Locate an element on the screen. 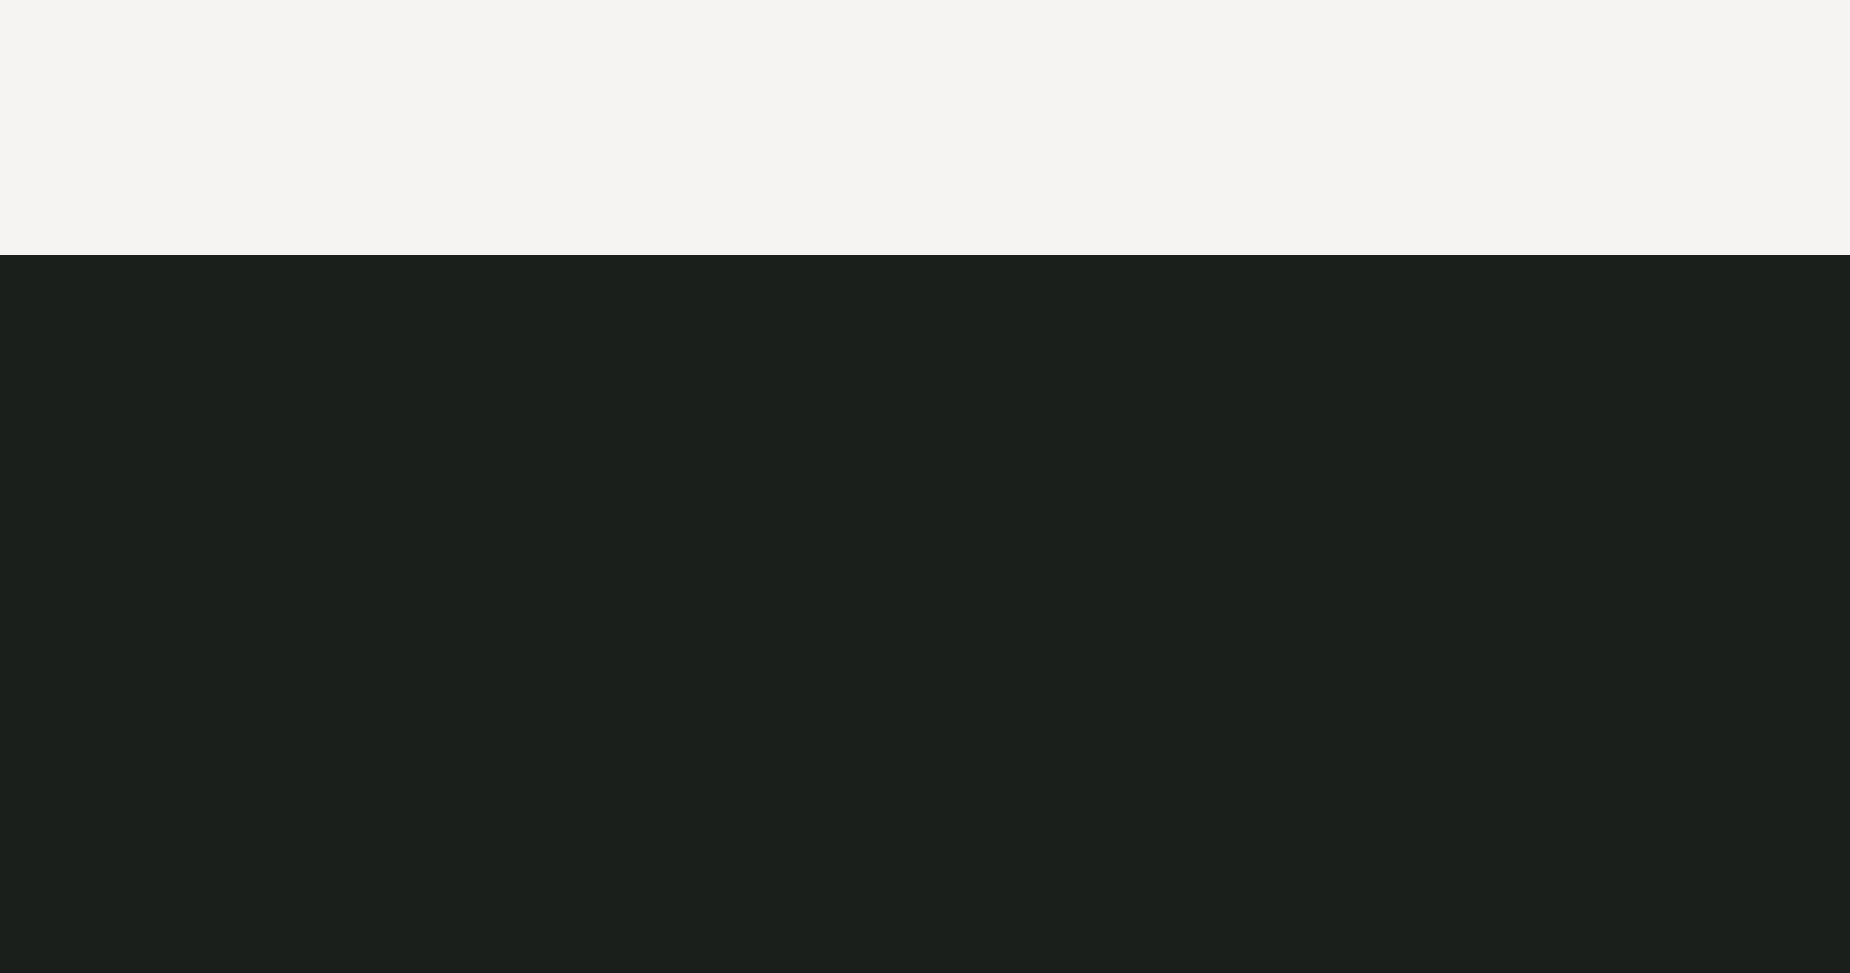  'gäller.' is located at coordinates (841, 796).